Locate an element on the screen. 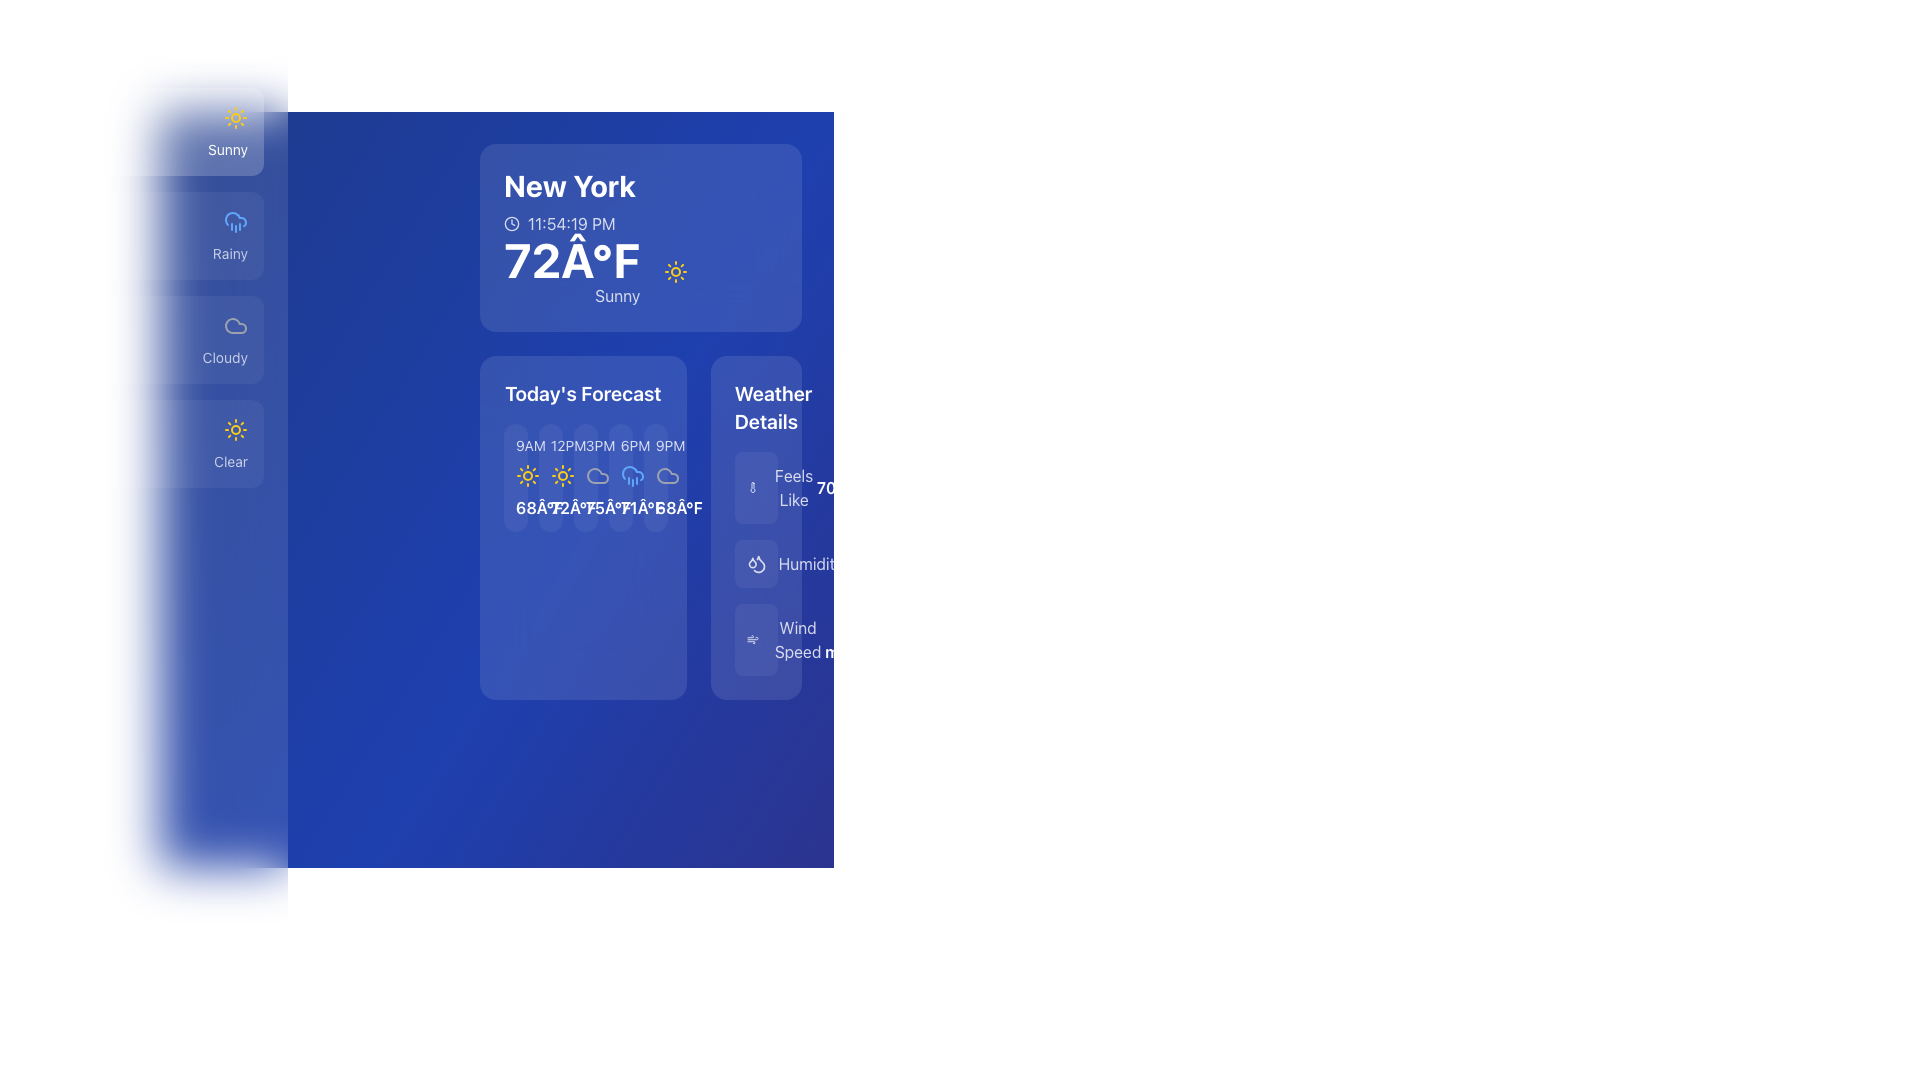  the clock icon with a minimalist design and bold strokes, located to the left of the text '11:54:19 PM' in the weather information panel is located at coordinates (512, 223).